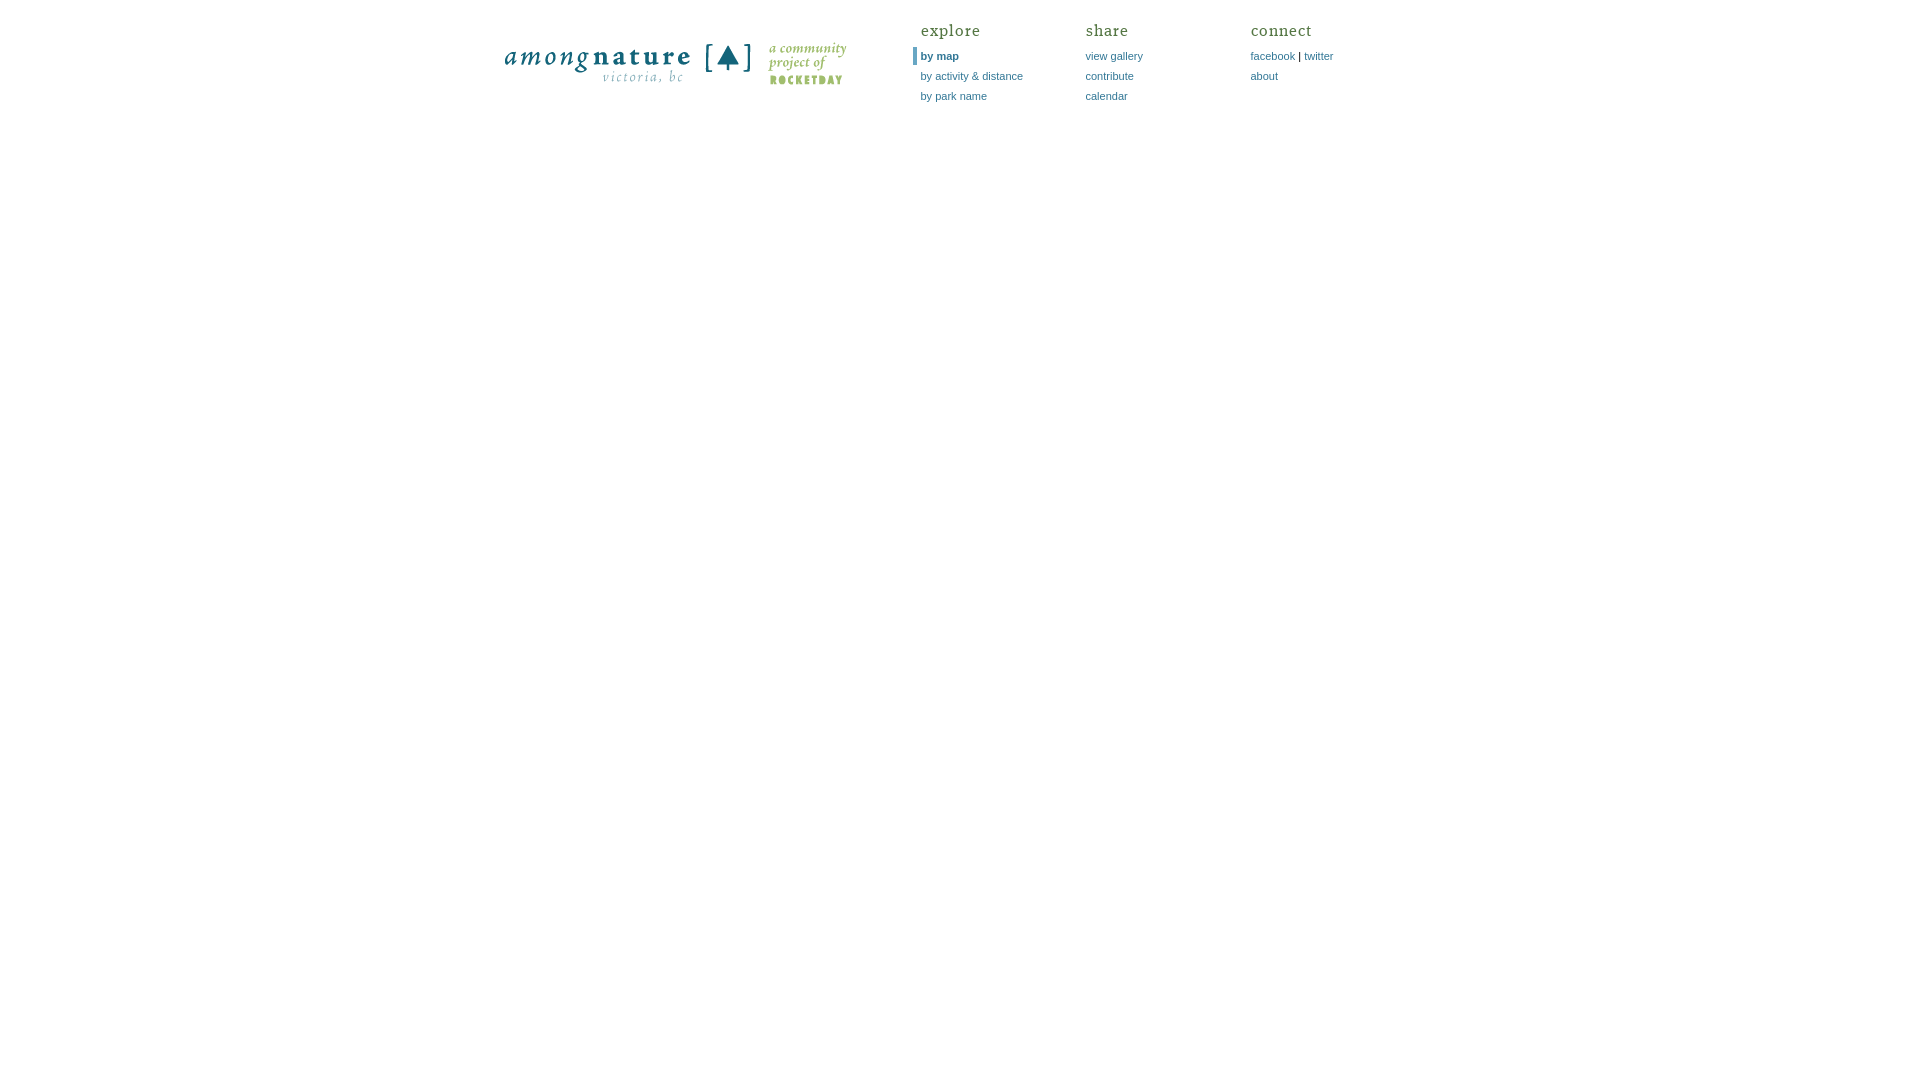 This screenshot has height=1080, width=1920. What do you see at coordinates (1084, 55) in the screenshot?
I see `'view gallery'` at bounding box center [1084, 55].